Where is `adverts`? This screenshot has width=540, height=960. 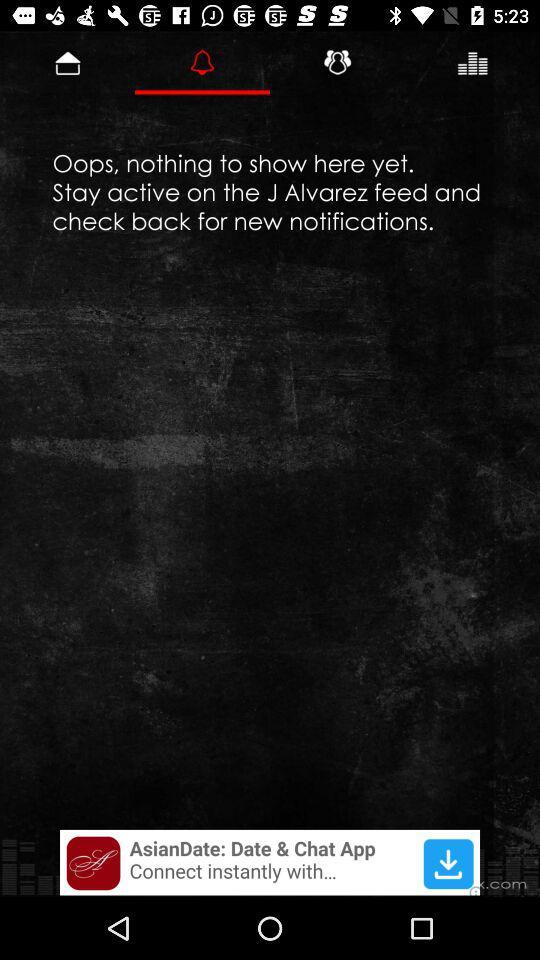 adverts is located at coordinates (270, 861).